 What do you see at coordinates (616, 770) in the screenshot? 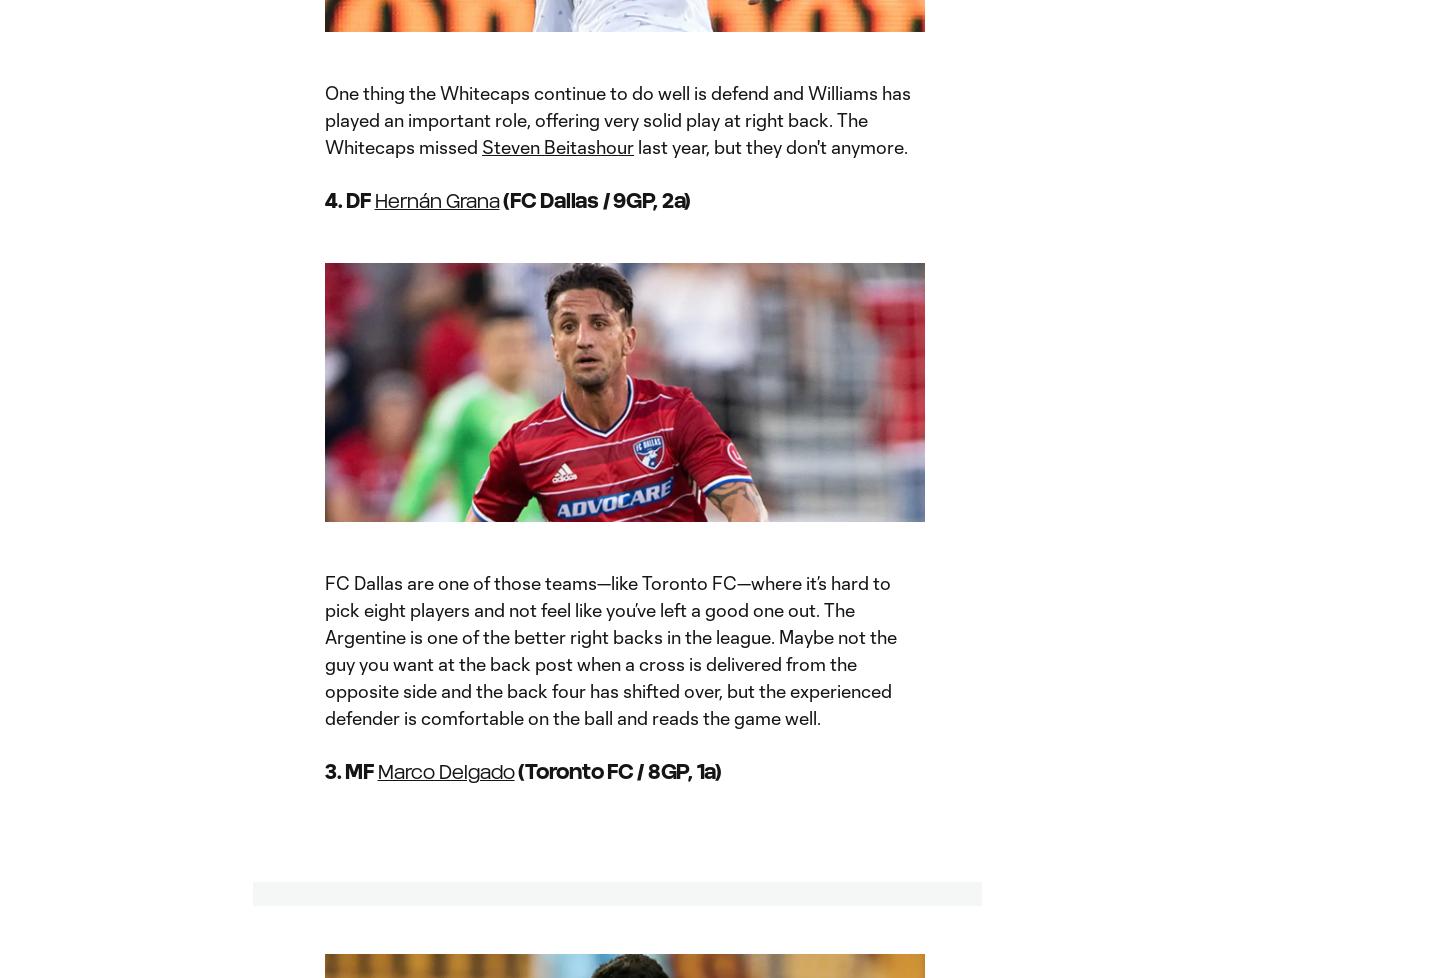
I see `'(Toronto FC / 8GP, 1a)'` at bounding box center [616, 770].